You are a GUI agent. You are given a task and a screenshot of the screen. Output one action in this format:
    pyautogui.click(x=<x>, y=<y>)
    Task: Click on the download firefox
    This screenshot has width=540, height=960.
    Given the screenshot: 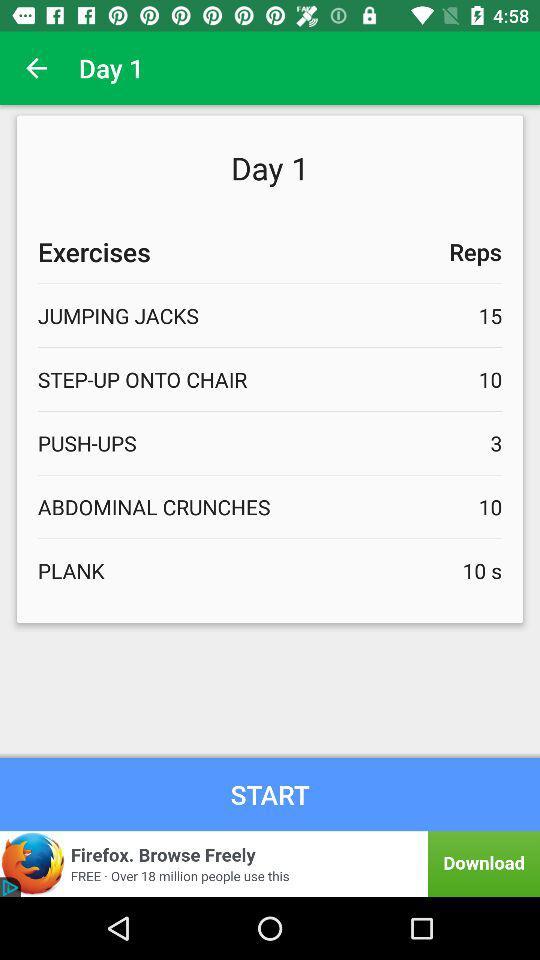 What is the action you would take?
    pyautogui.click(x=270, y=863)
    